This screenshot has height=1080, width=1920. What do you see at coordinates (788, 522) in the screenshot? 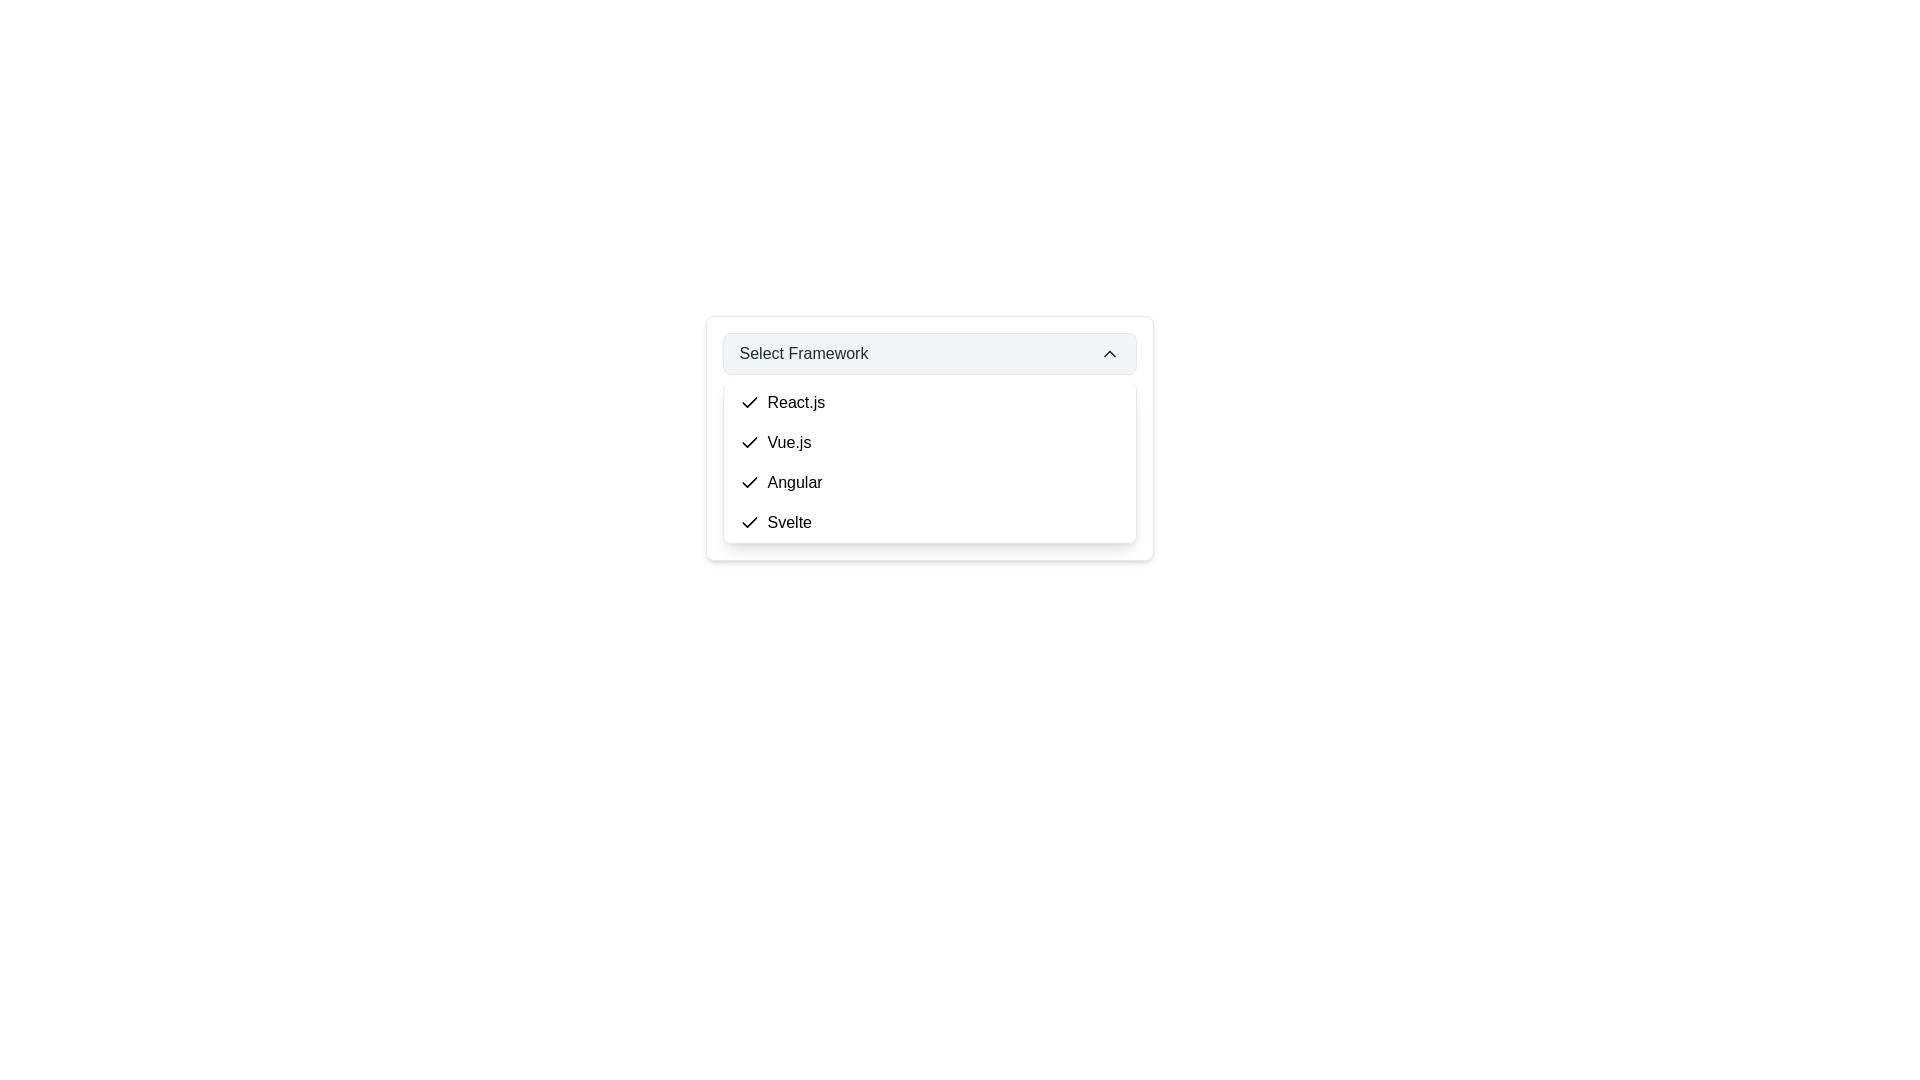
I see `the text label indicating the name of the framework 'Svelte', which is the last item in a vertical list of selectable frameworks in a dropdown menu` at bounding box center [788, 522].